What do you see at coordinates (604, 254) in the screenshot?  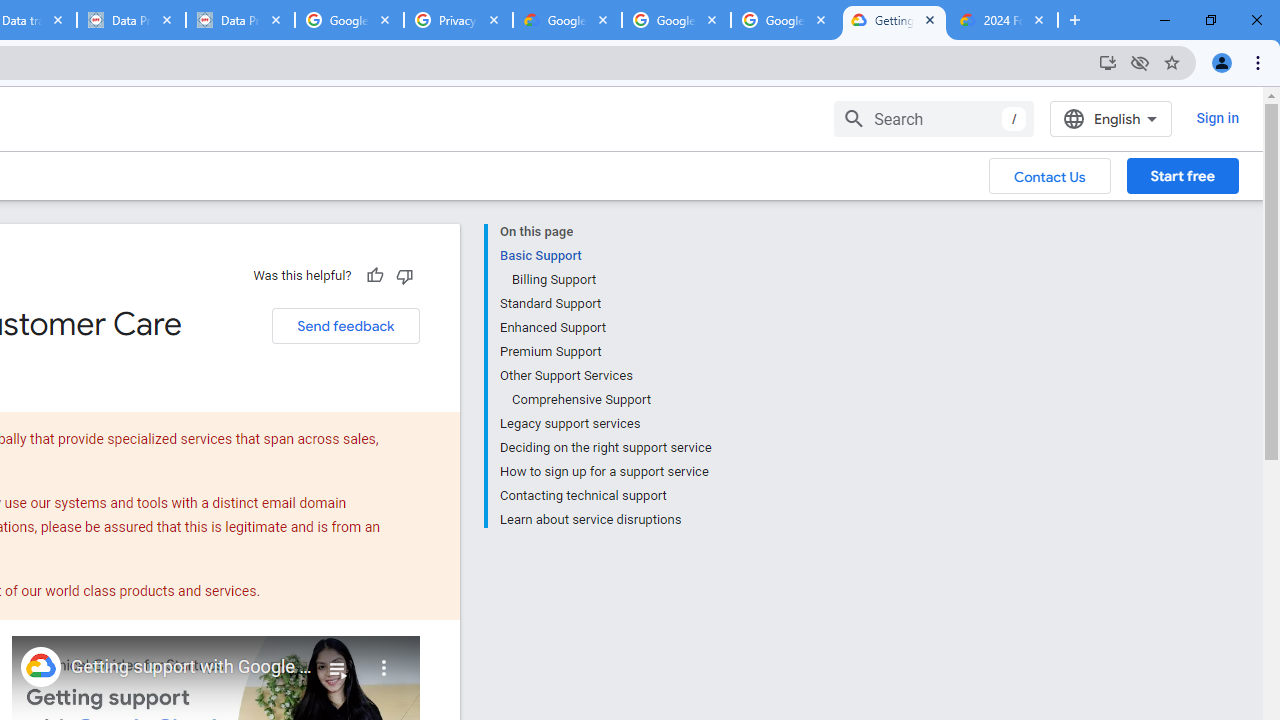 I see `'Basic Support'` at bounding box center [604, 254].